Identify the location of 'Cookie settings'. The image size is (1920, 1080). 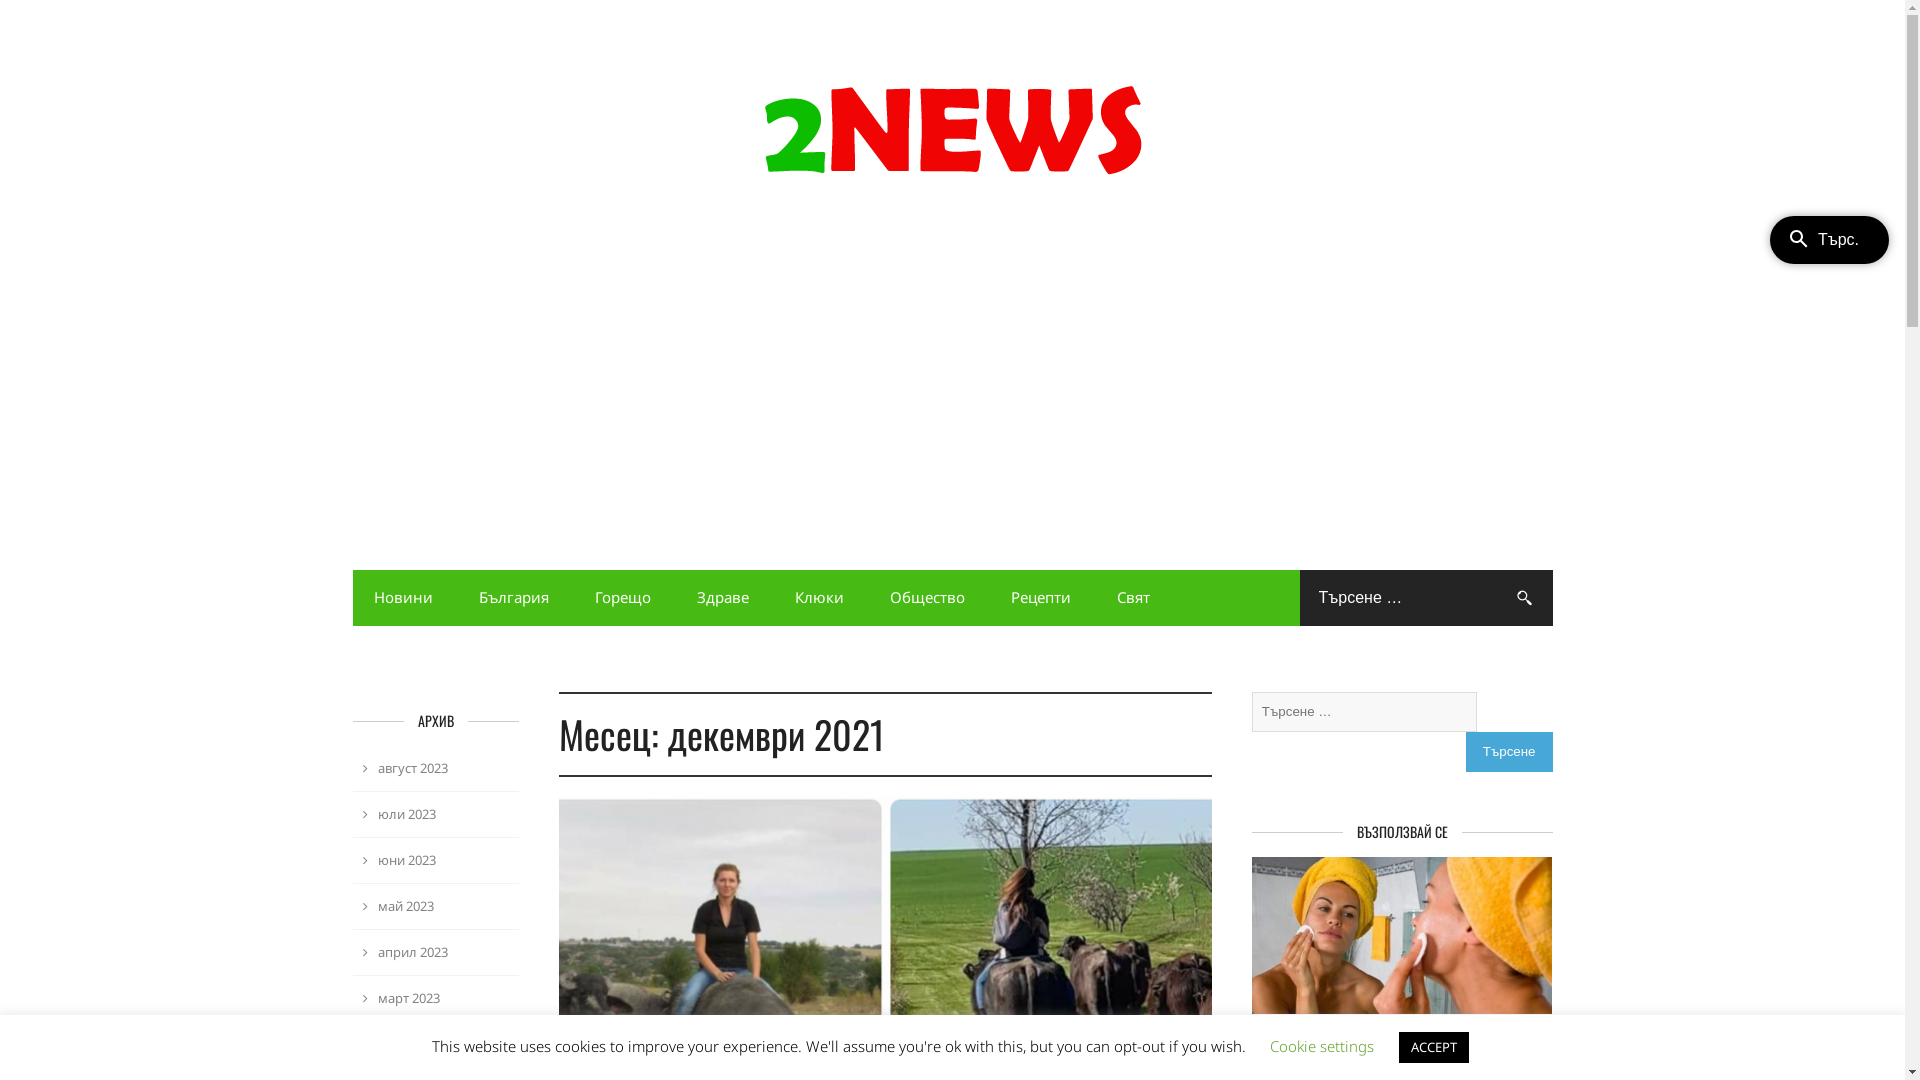
(1321, 1044).